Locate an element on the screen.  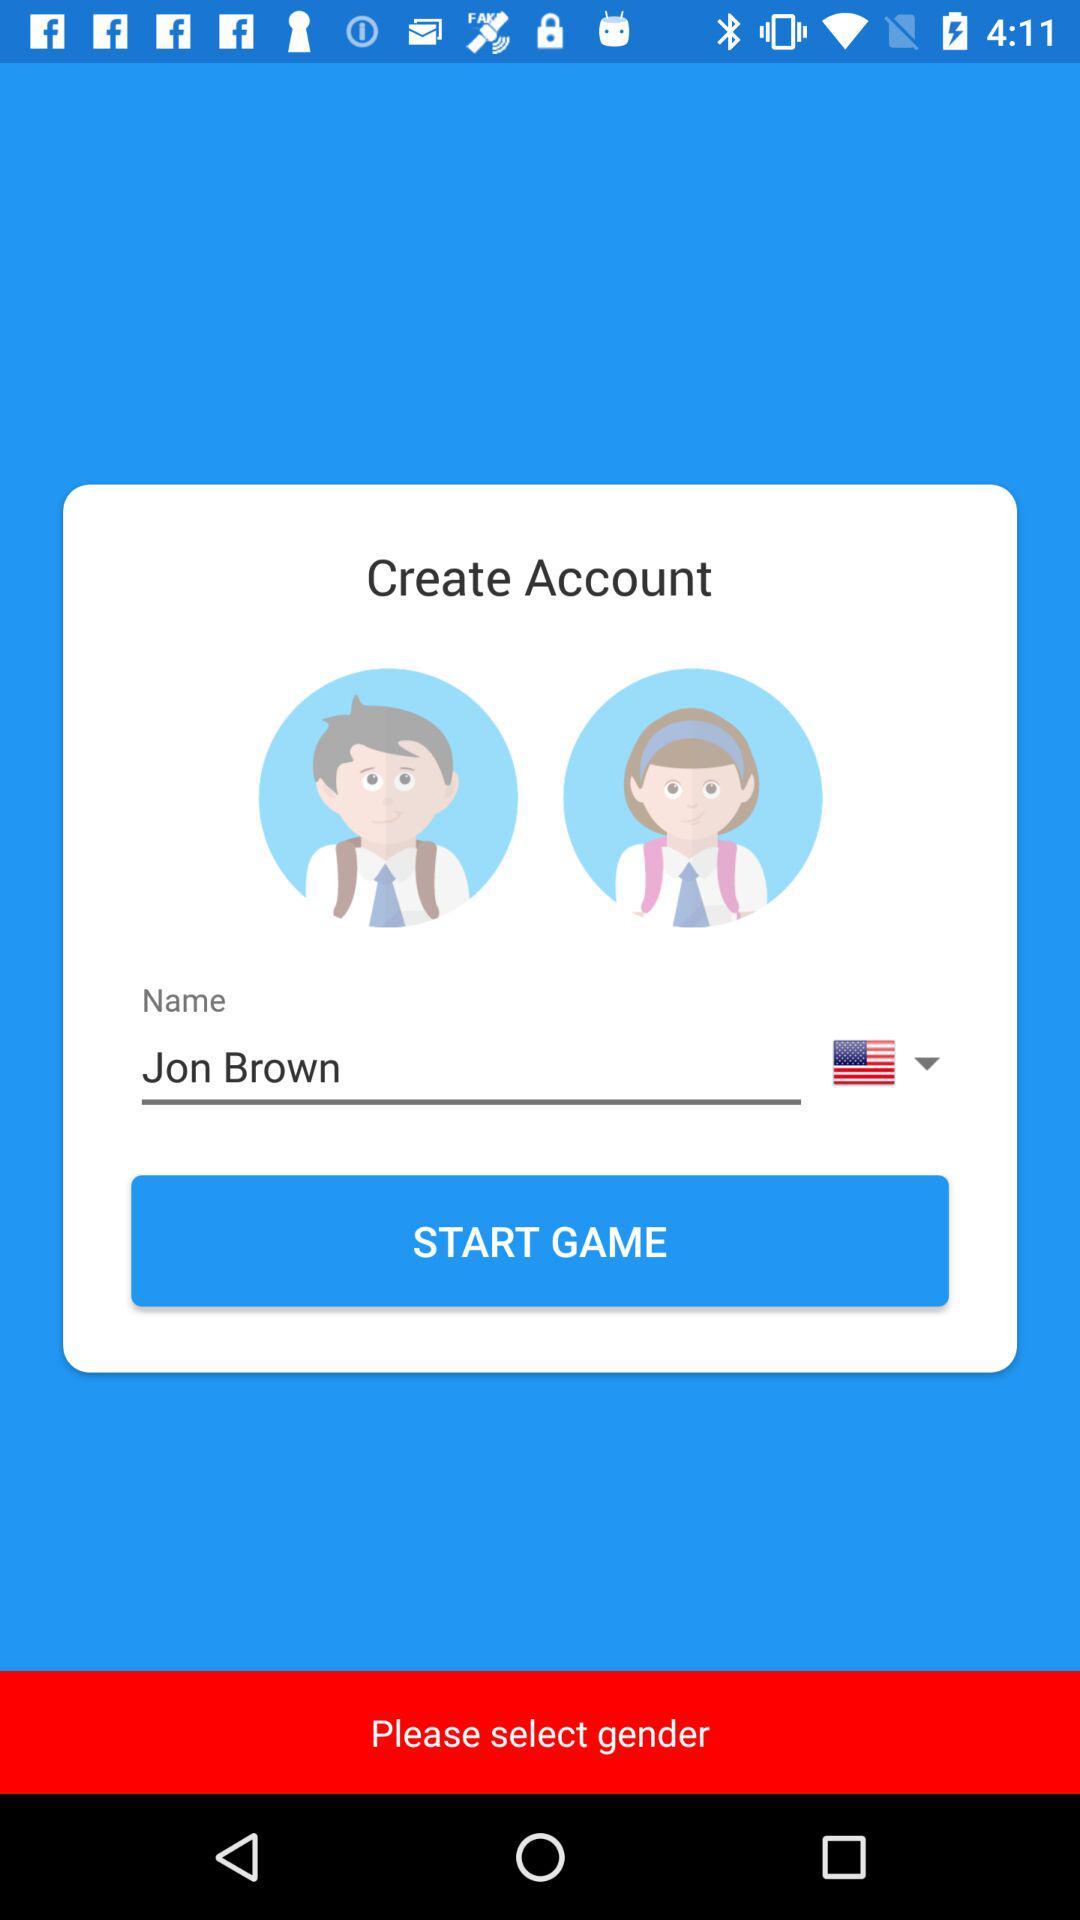
male gender is located at coordinates (387, 797).